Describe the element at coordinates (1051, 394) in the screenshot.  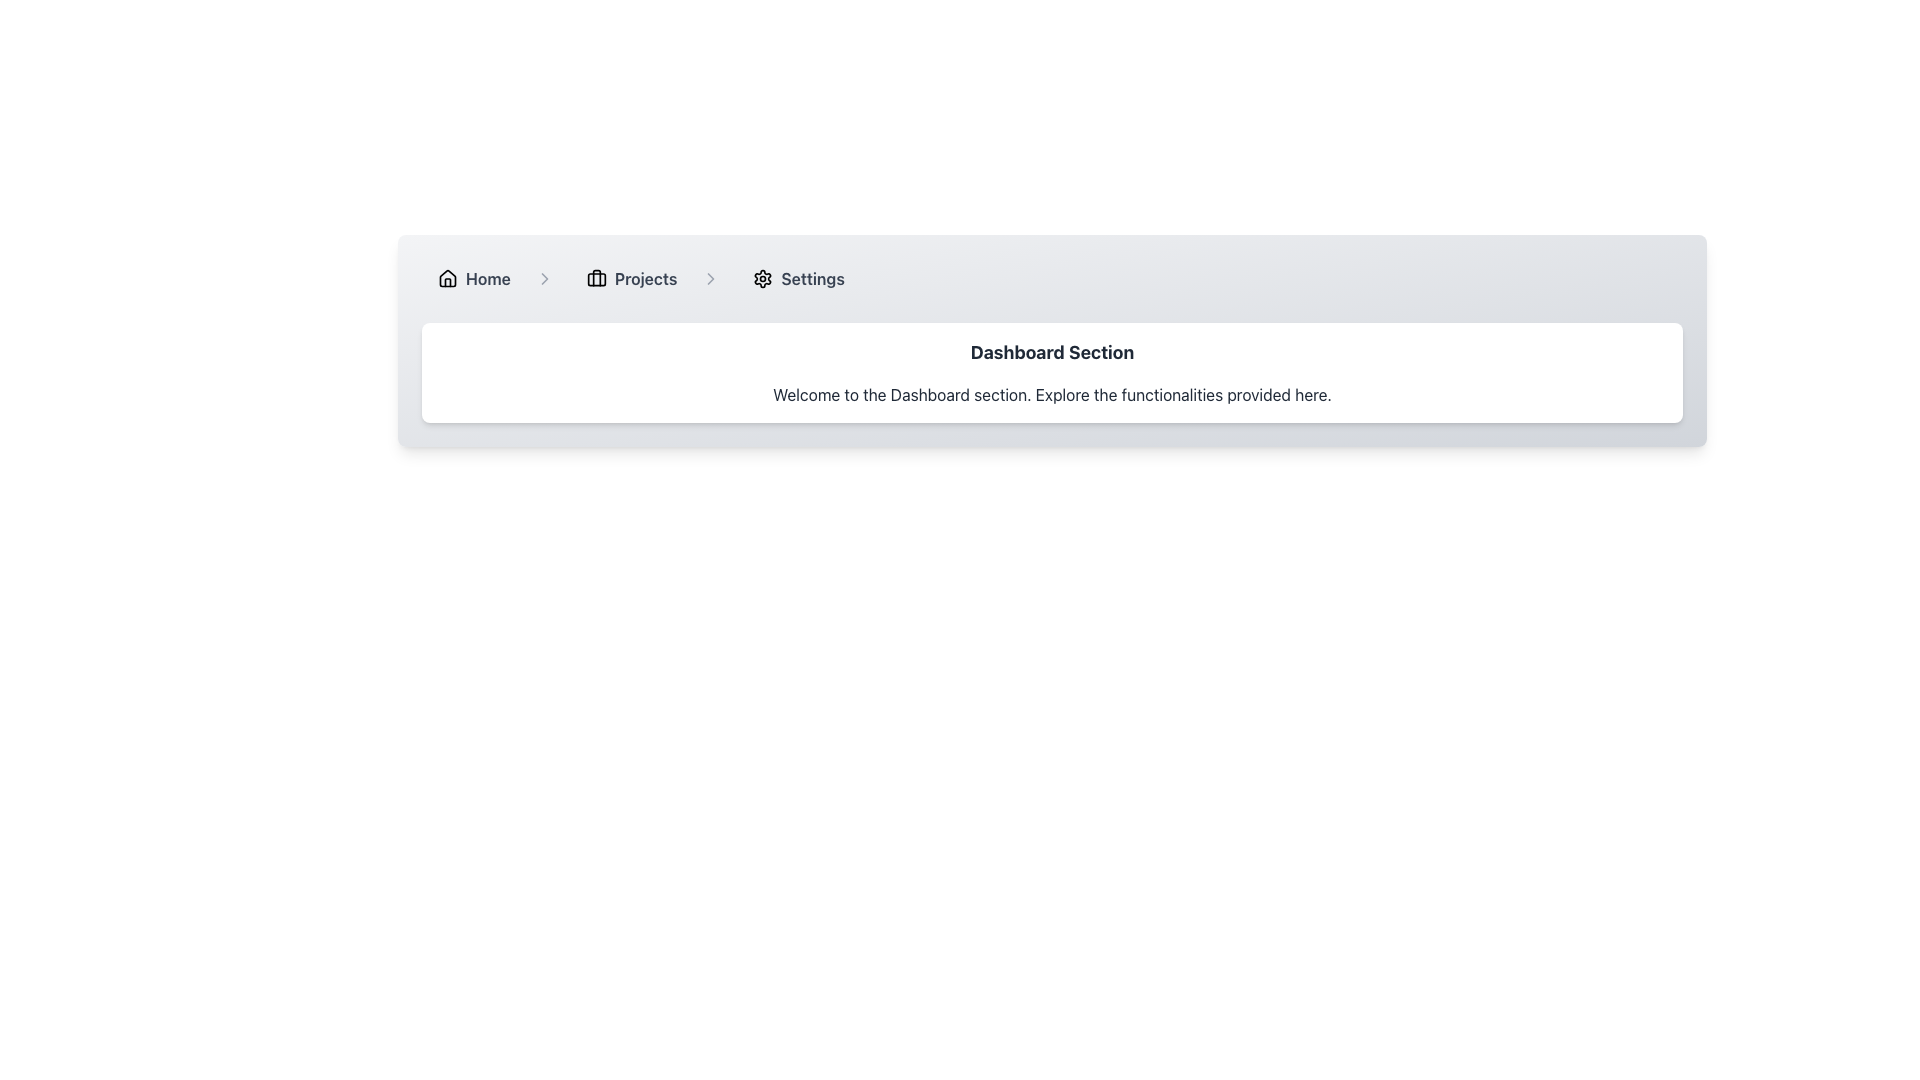
I see `the text block that reads 'Welcome to the Dashboard section. Explore the functionalities provided here.' located beneath the 'Dashboard Section' heading` at that location.